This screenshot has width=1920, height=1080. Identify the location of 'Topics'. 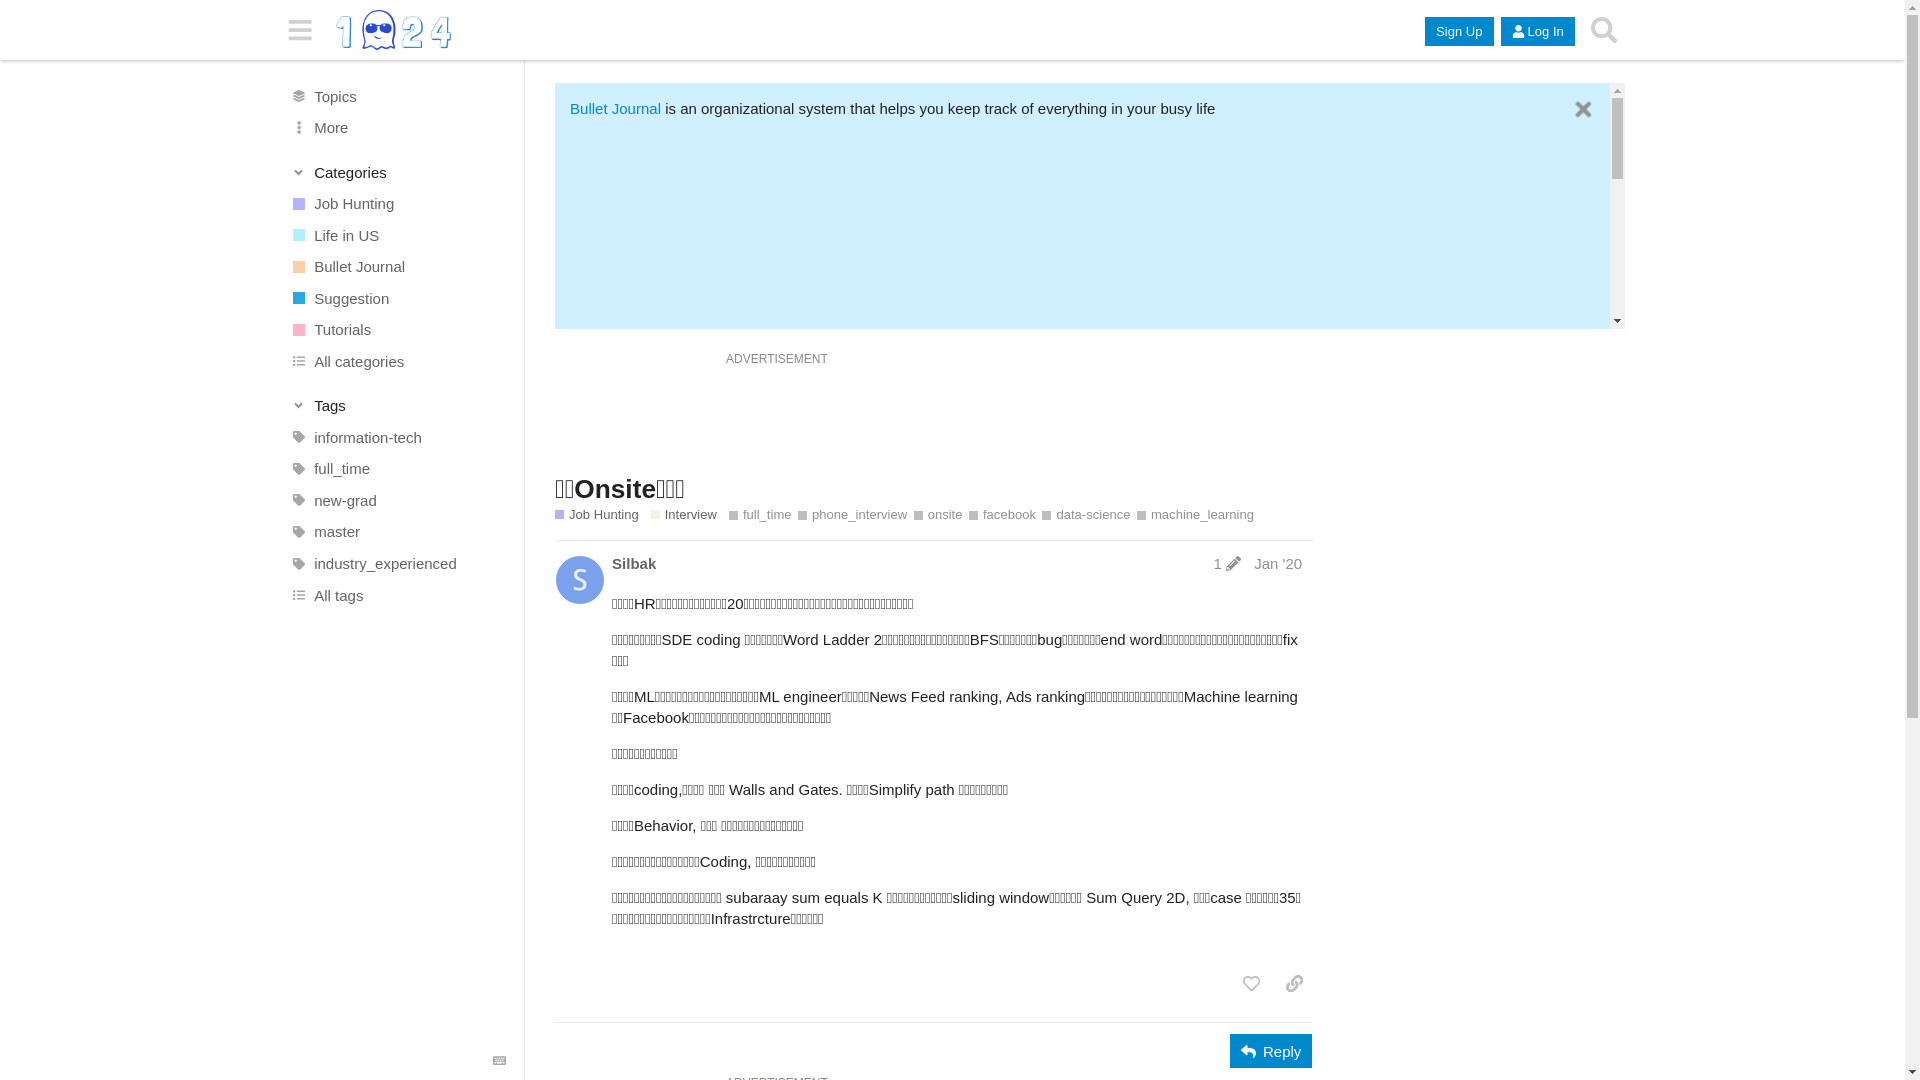
(268, 96).